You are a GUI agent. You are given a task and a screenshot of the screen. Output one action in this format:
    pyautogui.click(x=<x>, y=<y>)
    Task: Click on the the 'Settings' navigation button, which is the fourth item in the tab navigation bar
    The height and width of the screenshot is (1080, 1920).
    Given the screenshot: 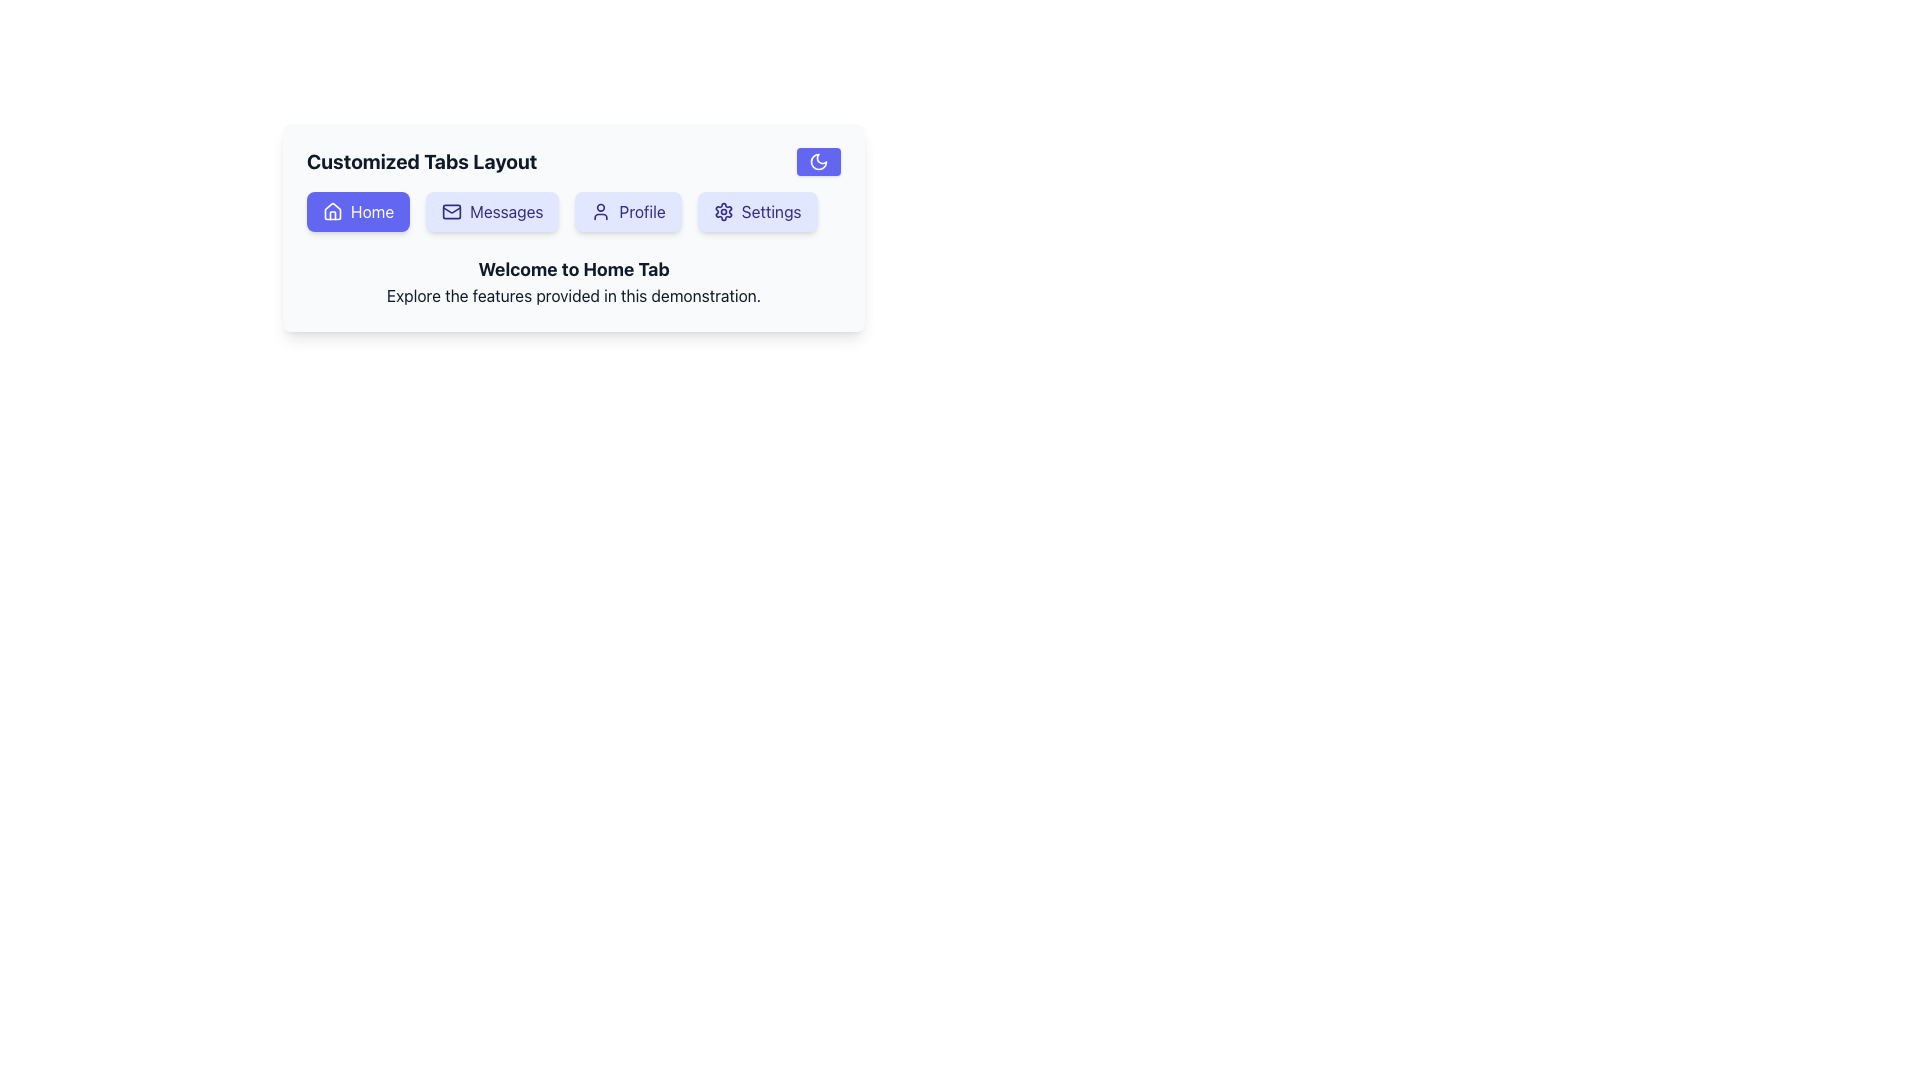 What is the action you would take?
    pyautogui.click(x=770, y=212)
    